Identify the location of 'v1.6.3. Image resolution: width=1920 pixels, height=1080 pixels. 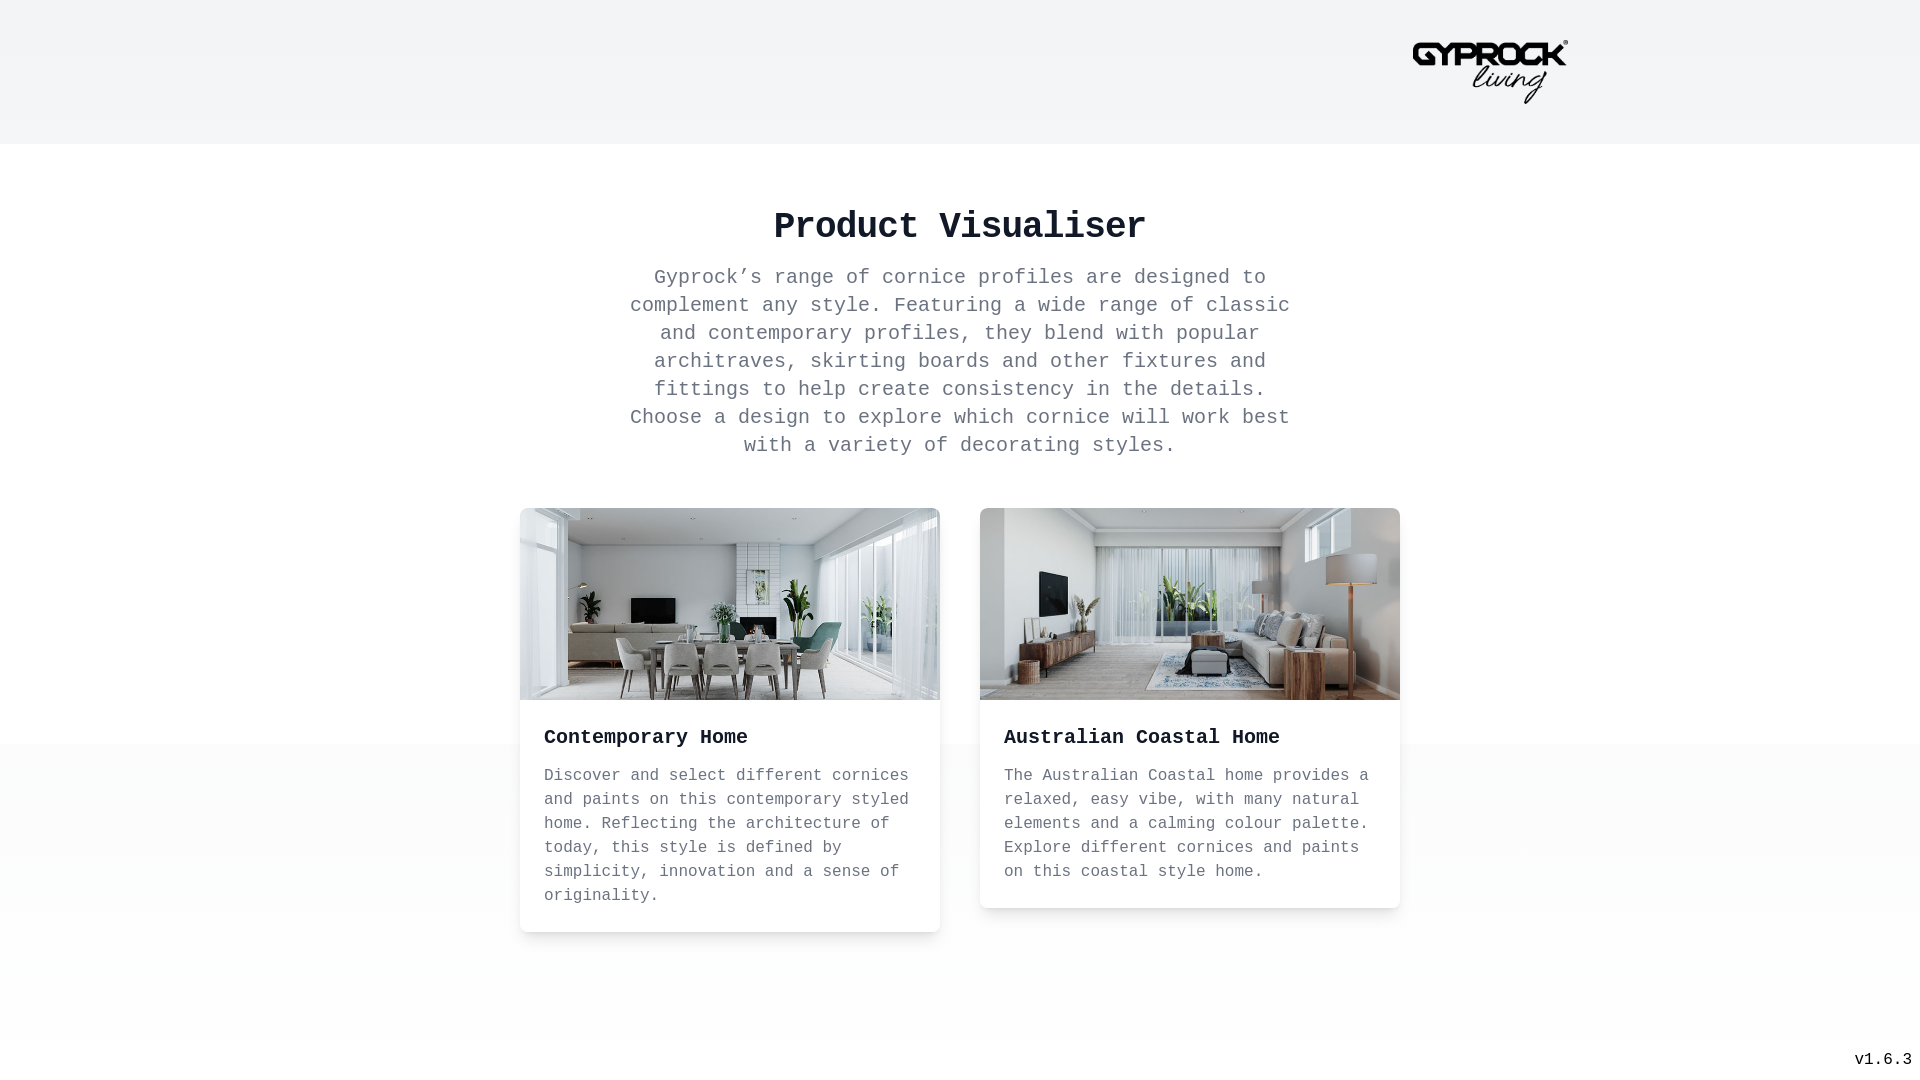
(1852, 1059).